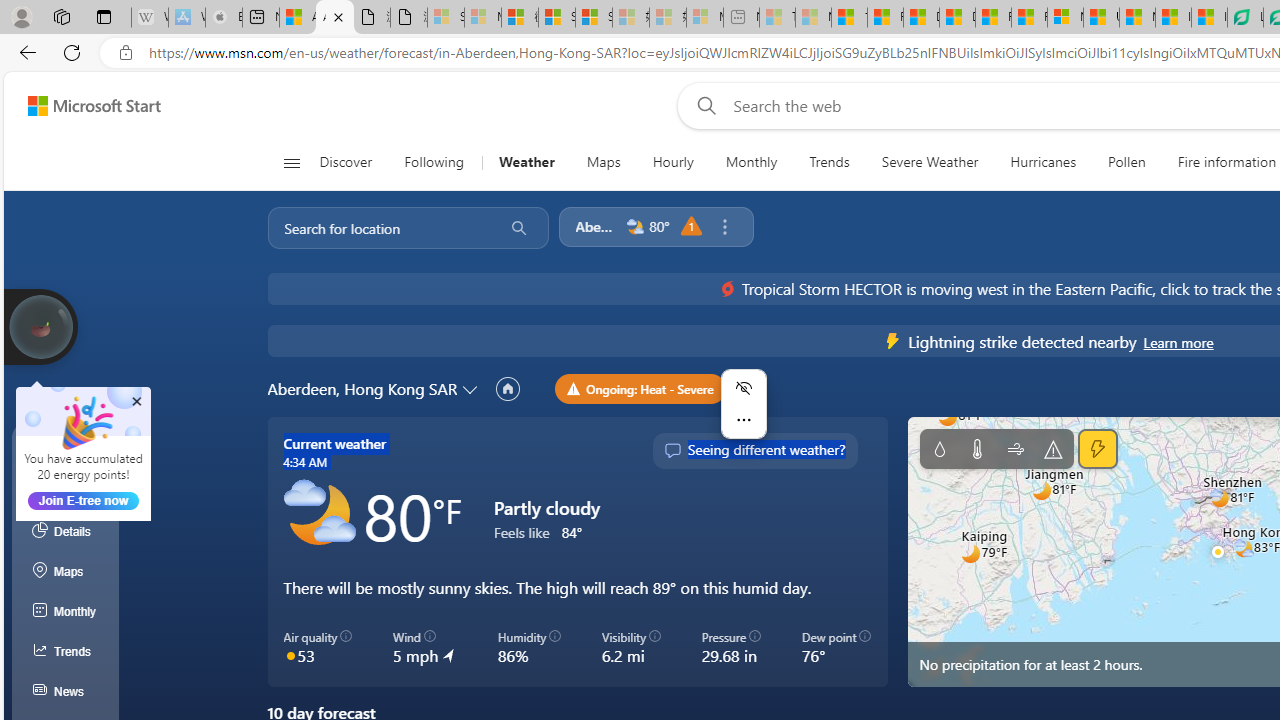 The height and width of the screenshot is (720, 1280). Describe the element at coordinates (750, 162) in the screenshot. I see `'Monthly'` at that location.